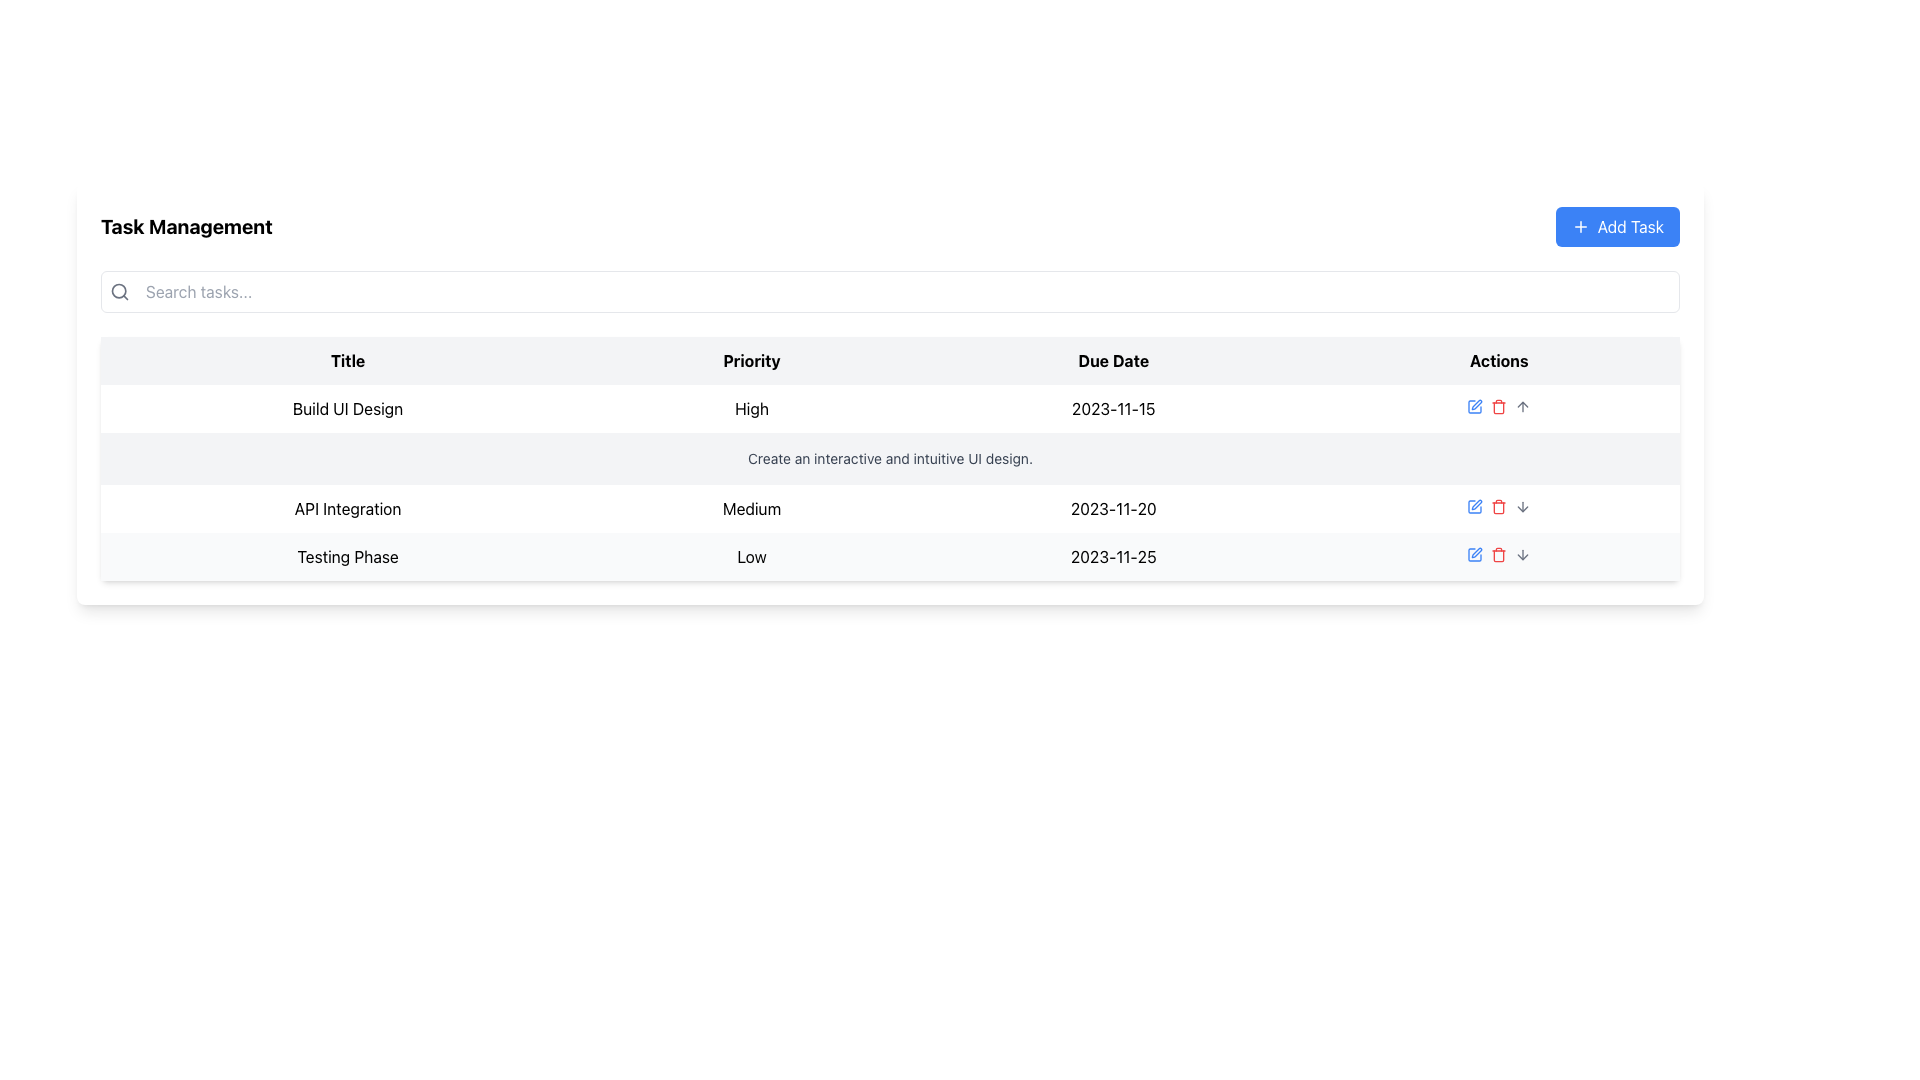 The width and height of the screenshot is (1920, 1080). What do you see at coordinates (1499, 555) in the screenshot?
I see `the red trash bin icon button, which is the third action button in the Actions column of the third row in the table` at bounding box center [1499, 555].